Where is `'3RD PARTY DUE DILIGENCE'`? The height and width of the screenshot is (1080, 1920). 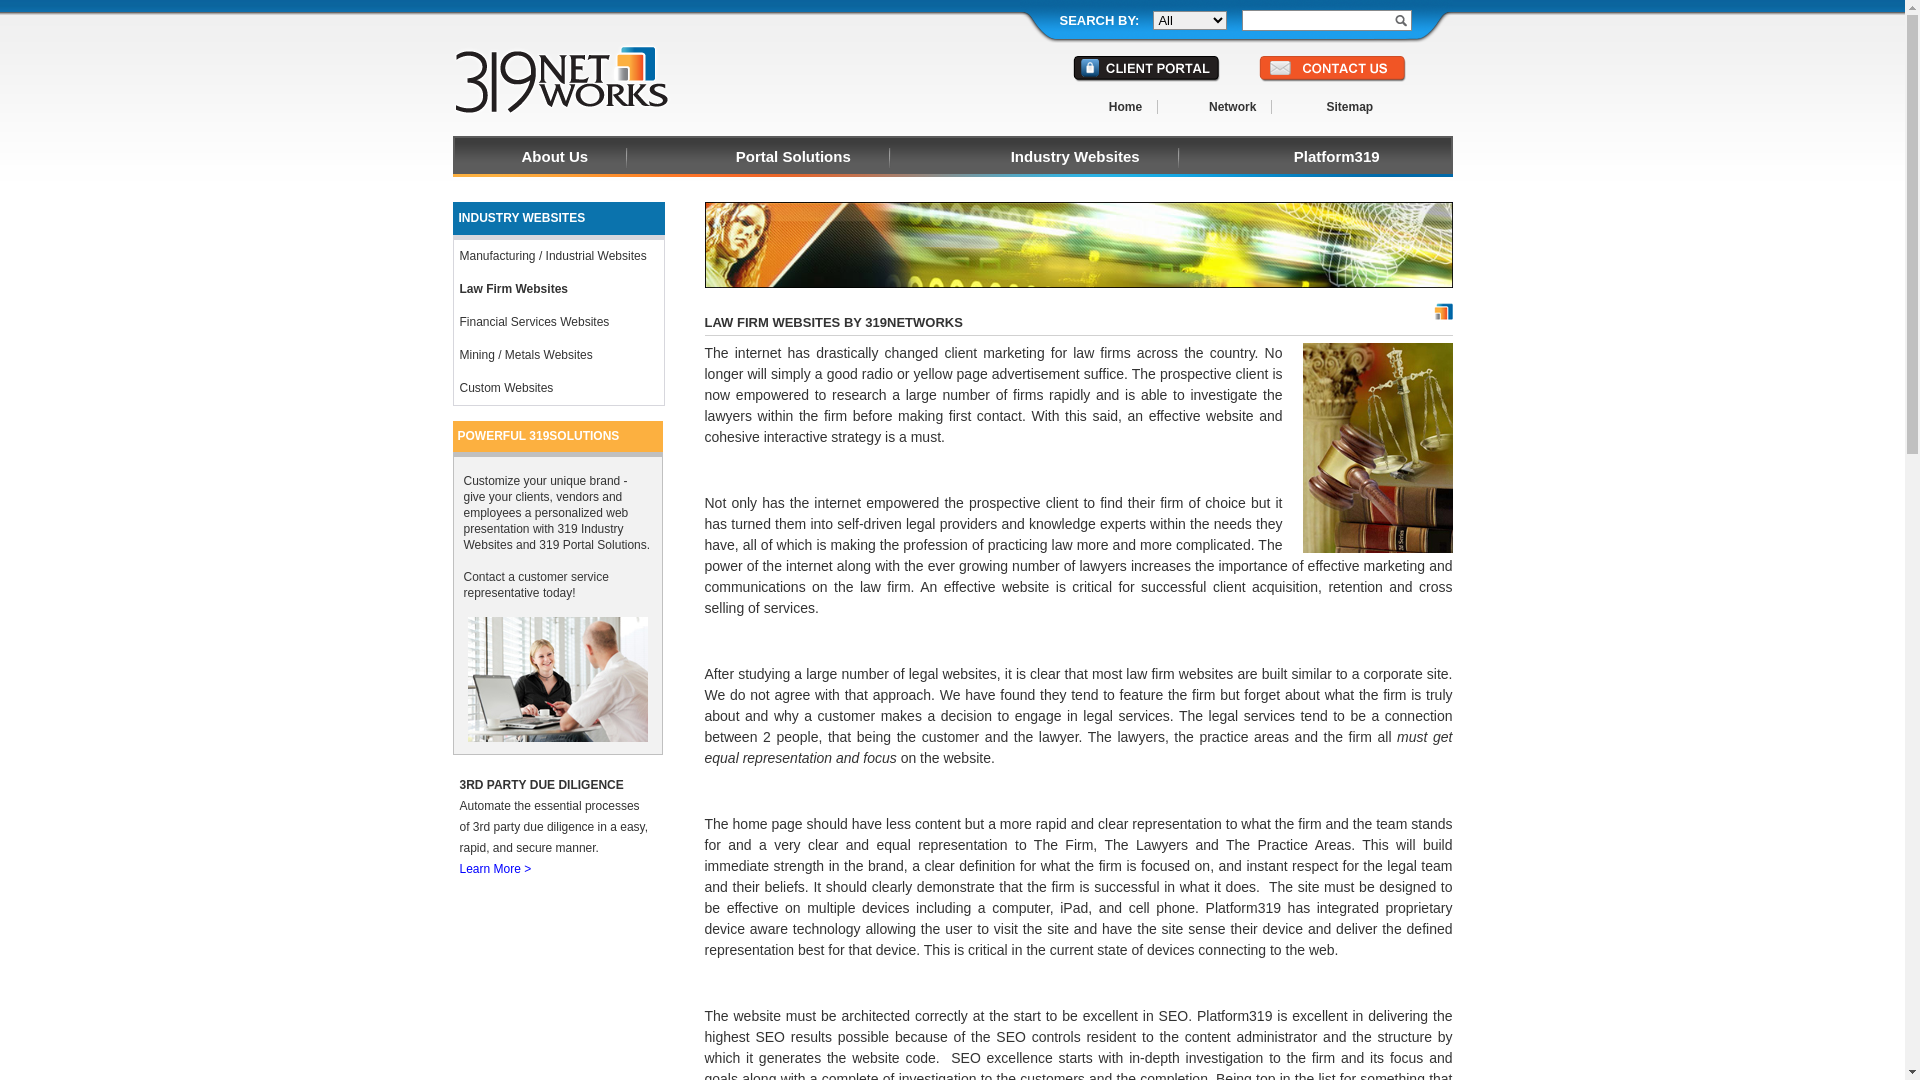 '3RD PARTY DUE DILIGENCE' is located at coordinates (542, 784).